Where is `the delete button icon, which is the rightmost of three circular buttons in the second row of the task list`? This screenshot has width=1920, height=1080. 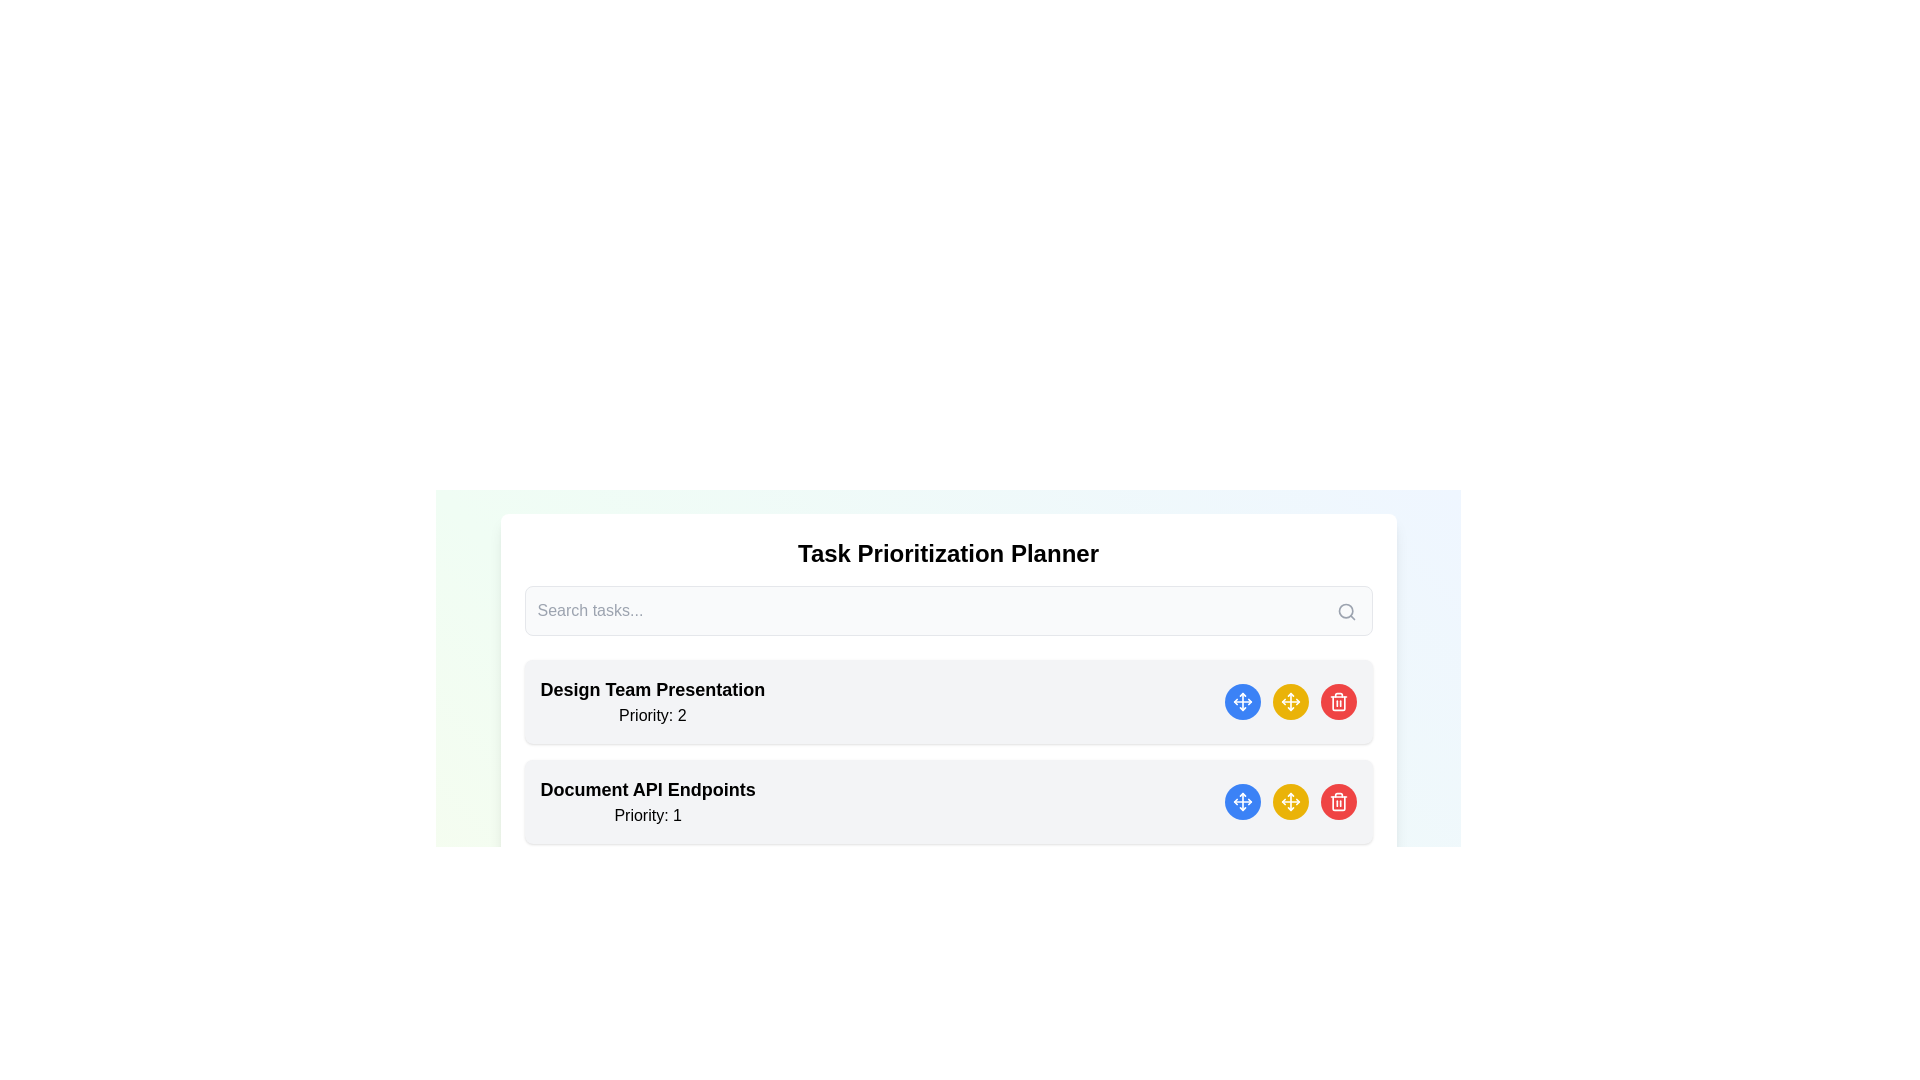 the delete button icon, which is the rightmost of three circular buttons in the second row of the task list is located at coordinates (1338, 801).